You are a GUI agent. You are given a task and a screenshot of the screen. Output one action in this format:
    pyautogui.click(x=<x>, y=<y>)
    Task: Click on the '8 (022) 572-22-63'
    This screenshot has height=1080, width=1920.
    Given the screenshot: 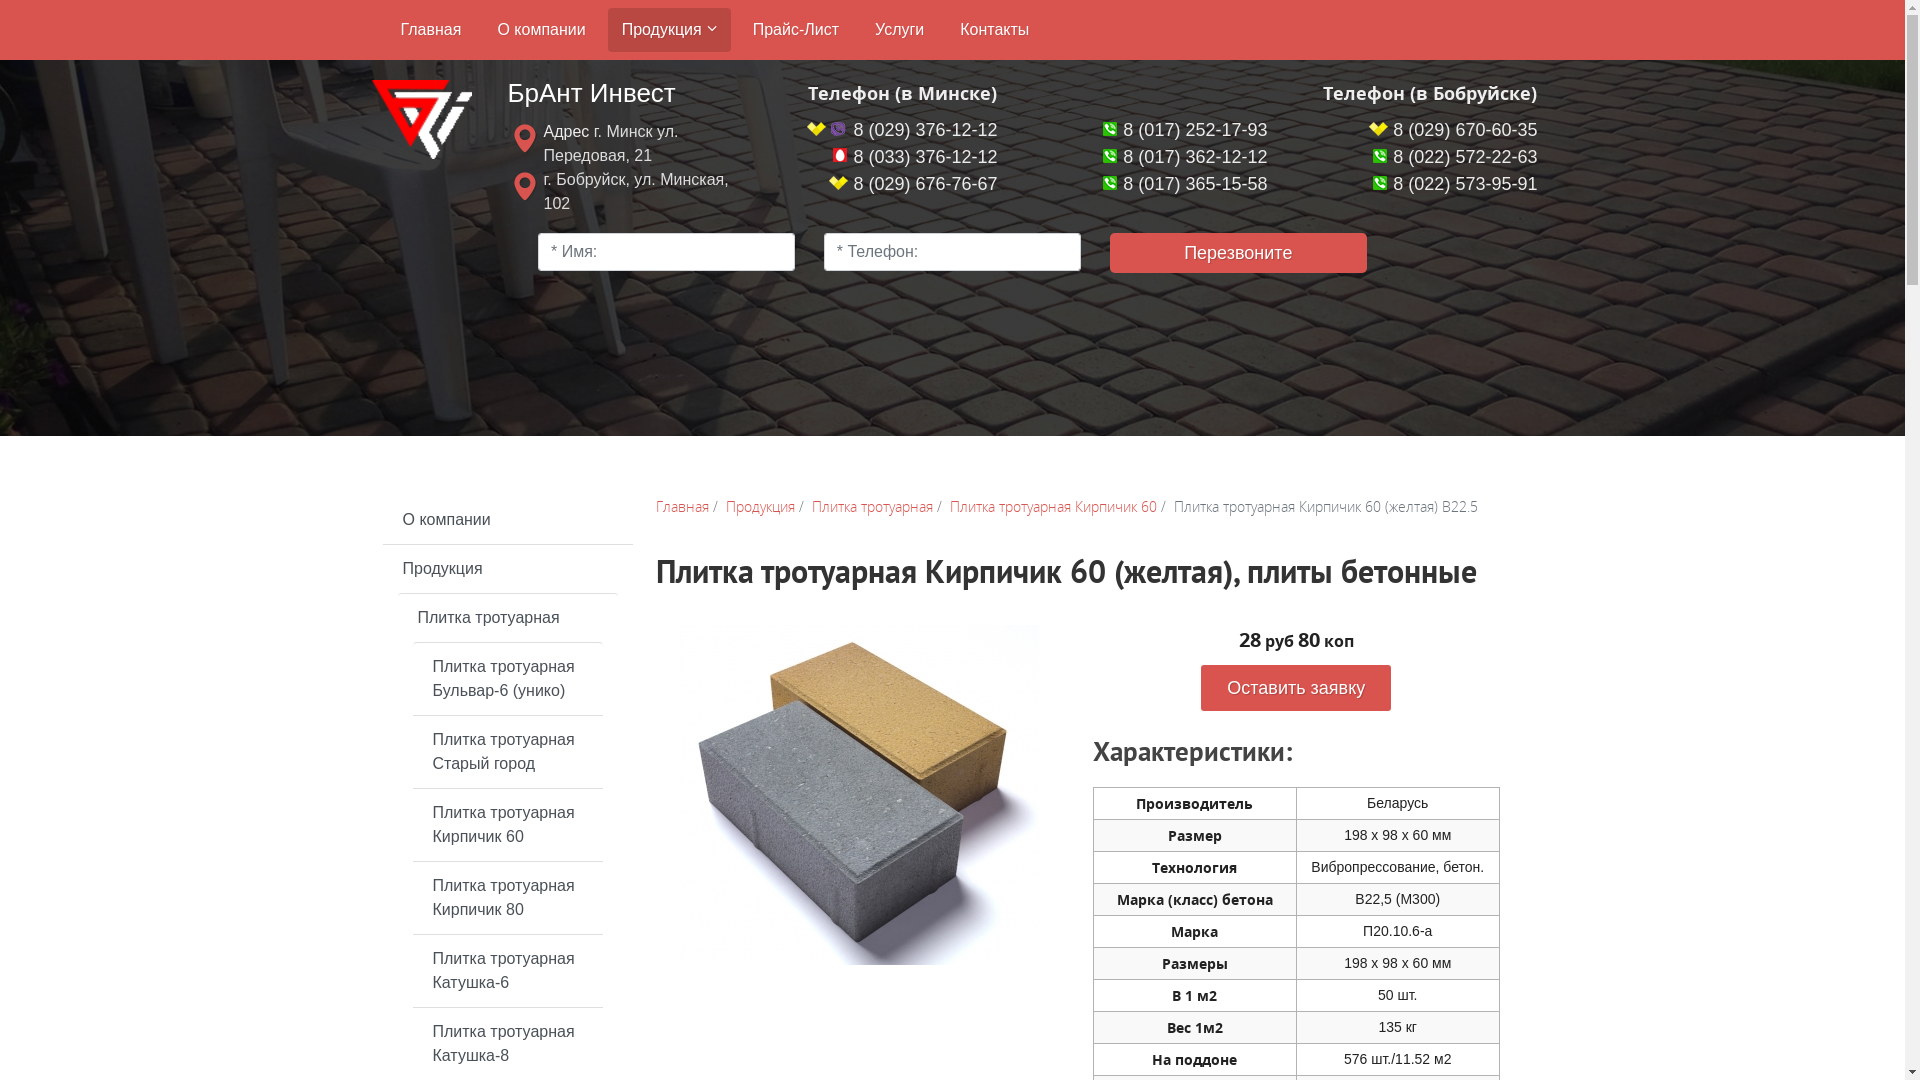 What is the action you would take?
    pyautogui.click(x=1454, y=156)
    